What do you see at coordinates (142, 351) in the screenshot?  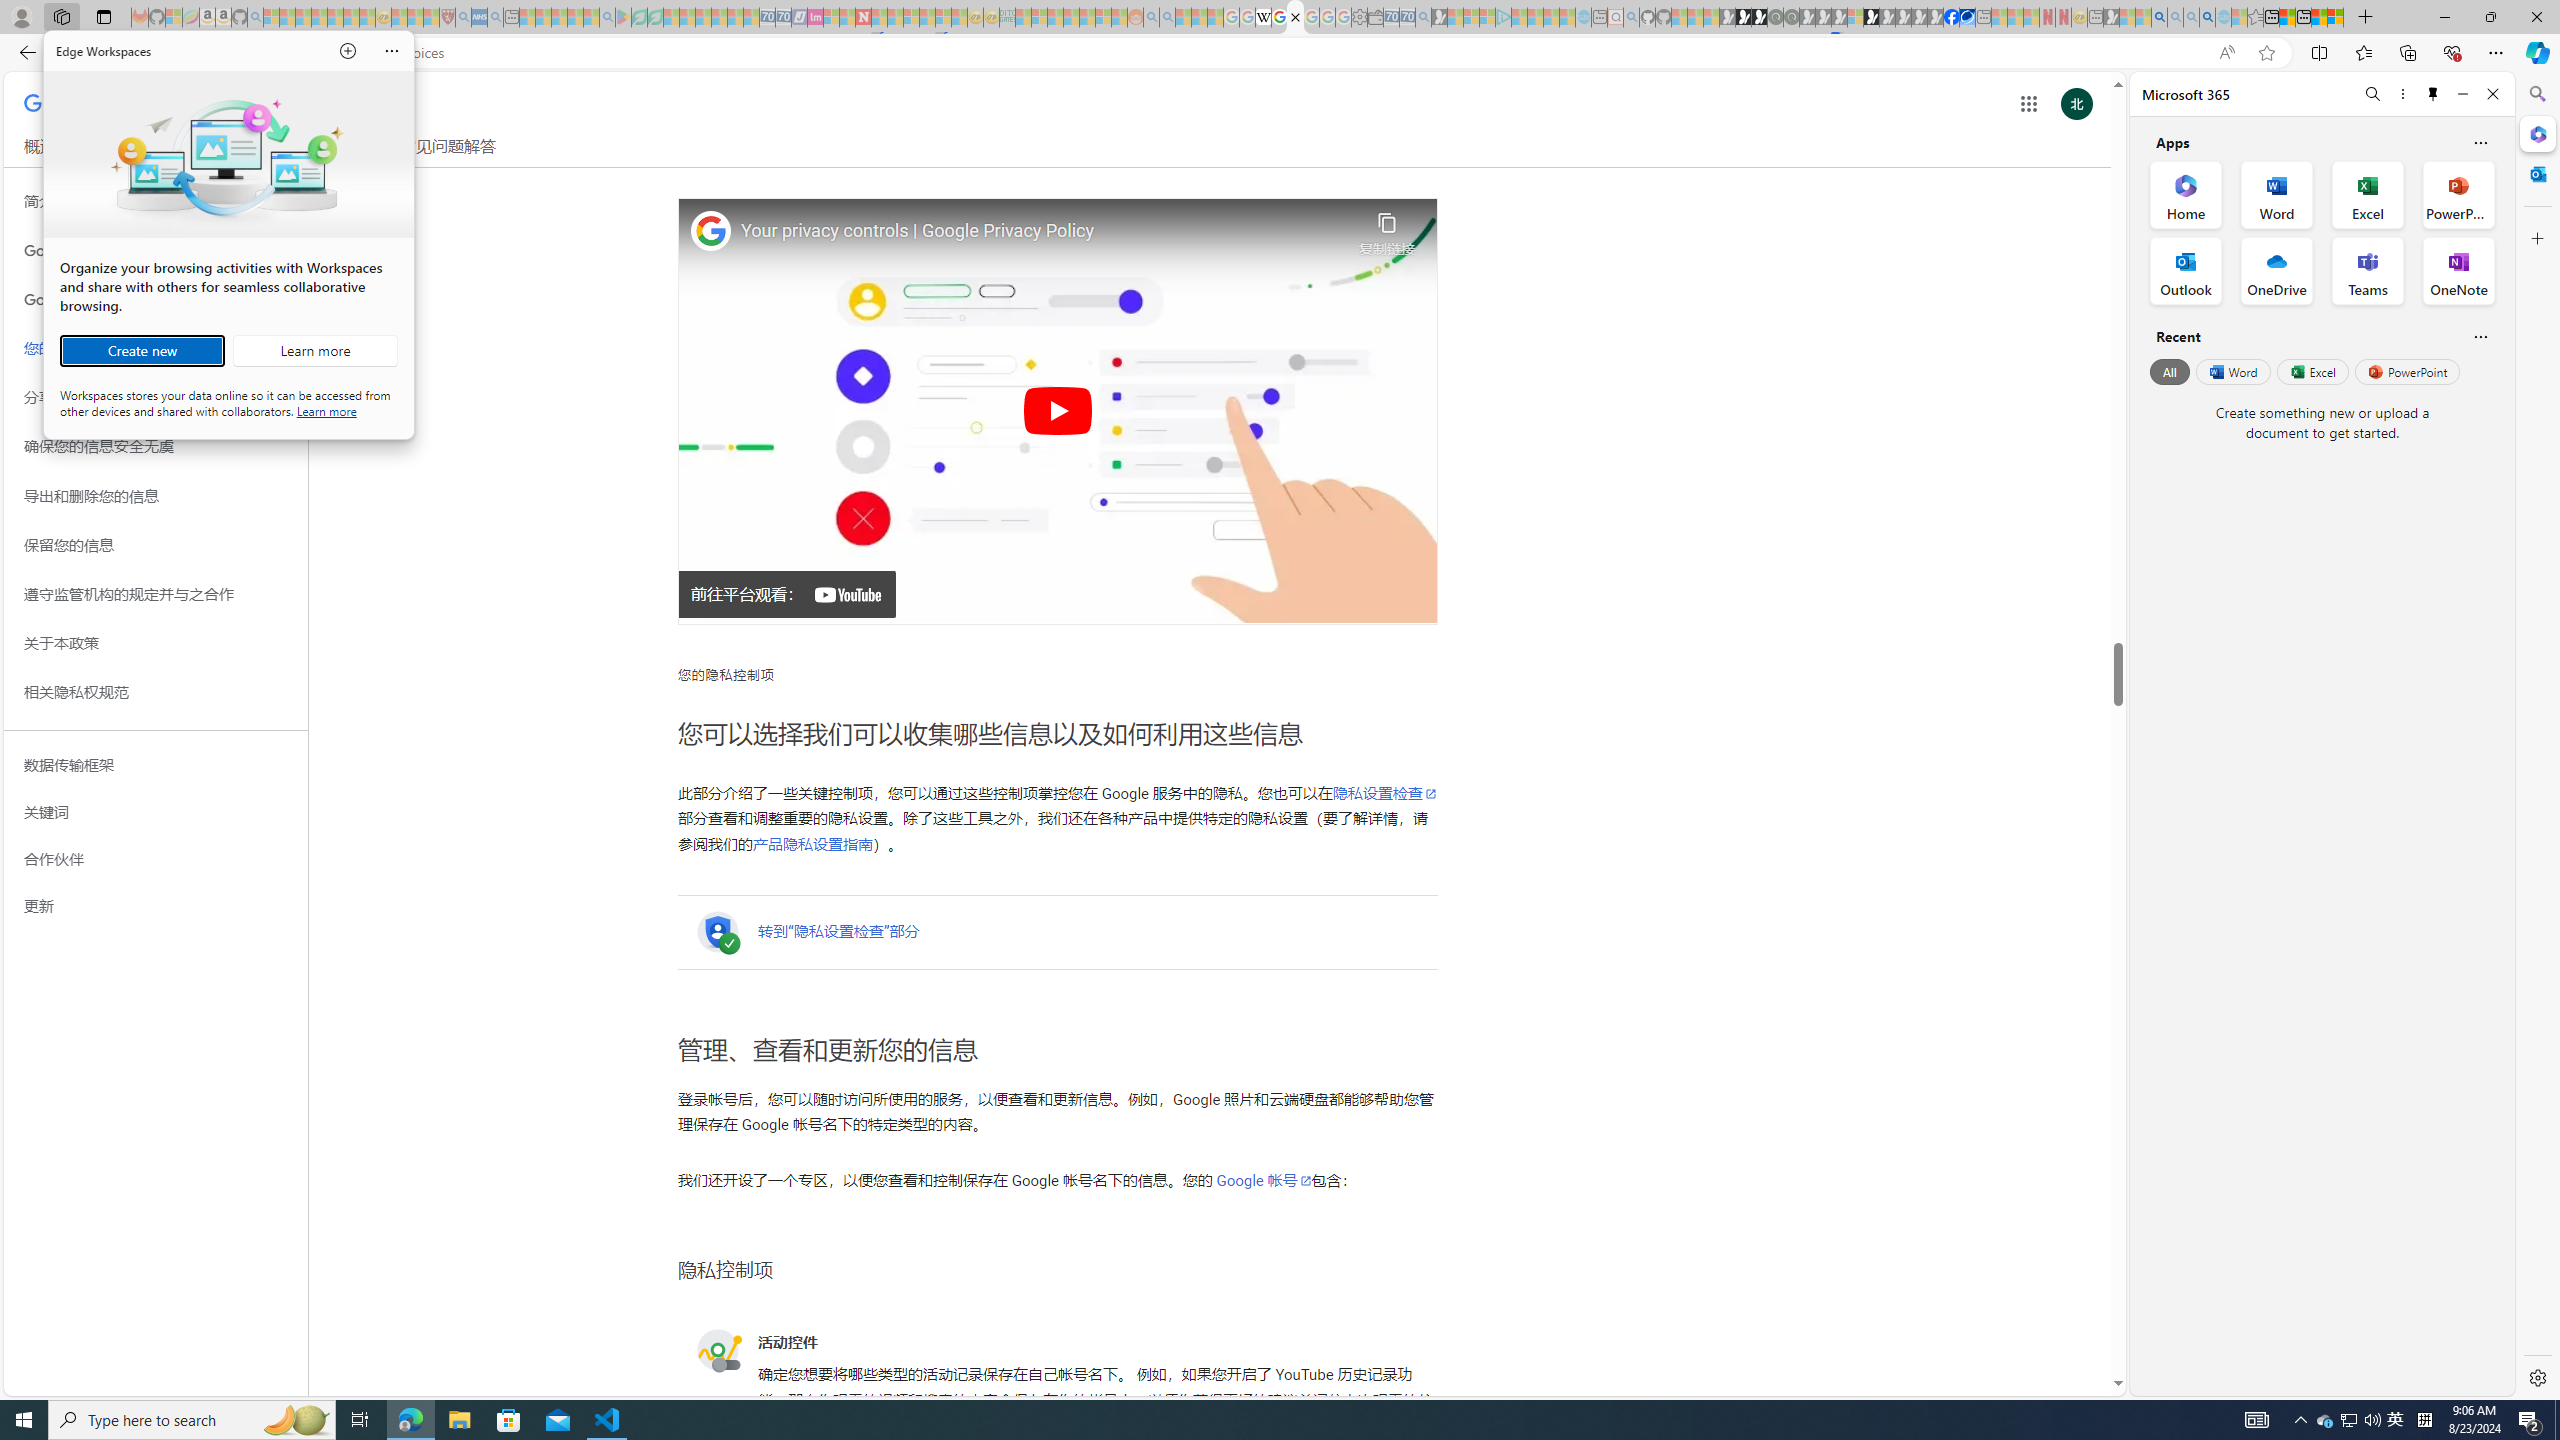 I see `'Create new workspace'` at bounding box center [142, 351].